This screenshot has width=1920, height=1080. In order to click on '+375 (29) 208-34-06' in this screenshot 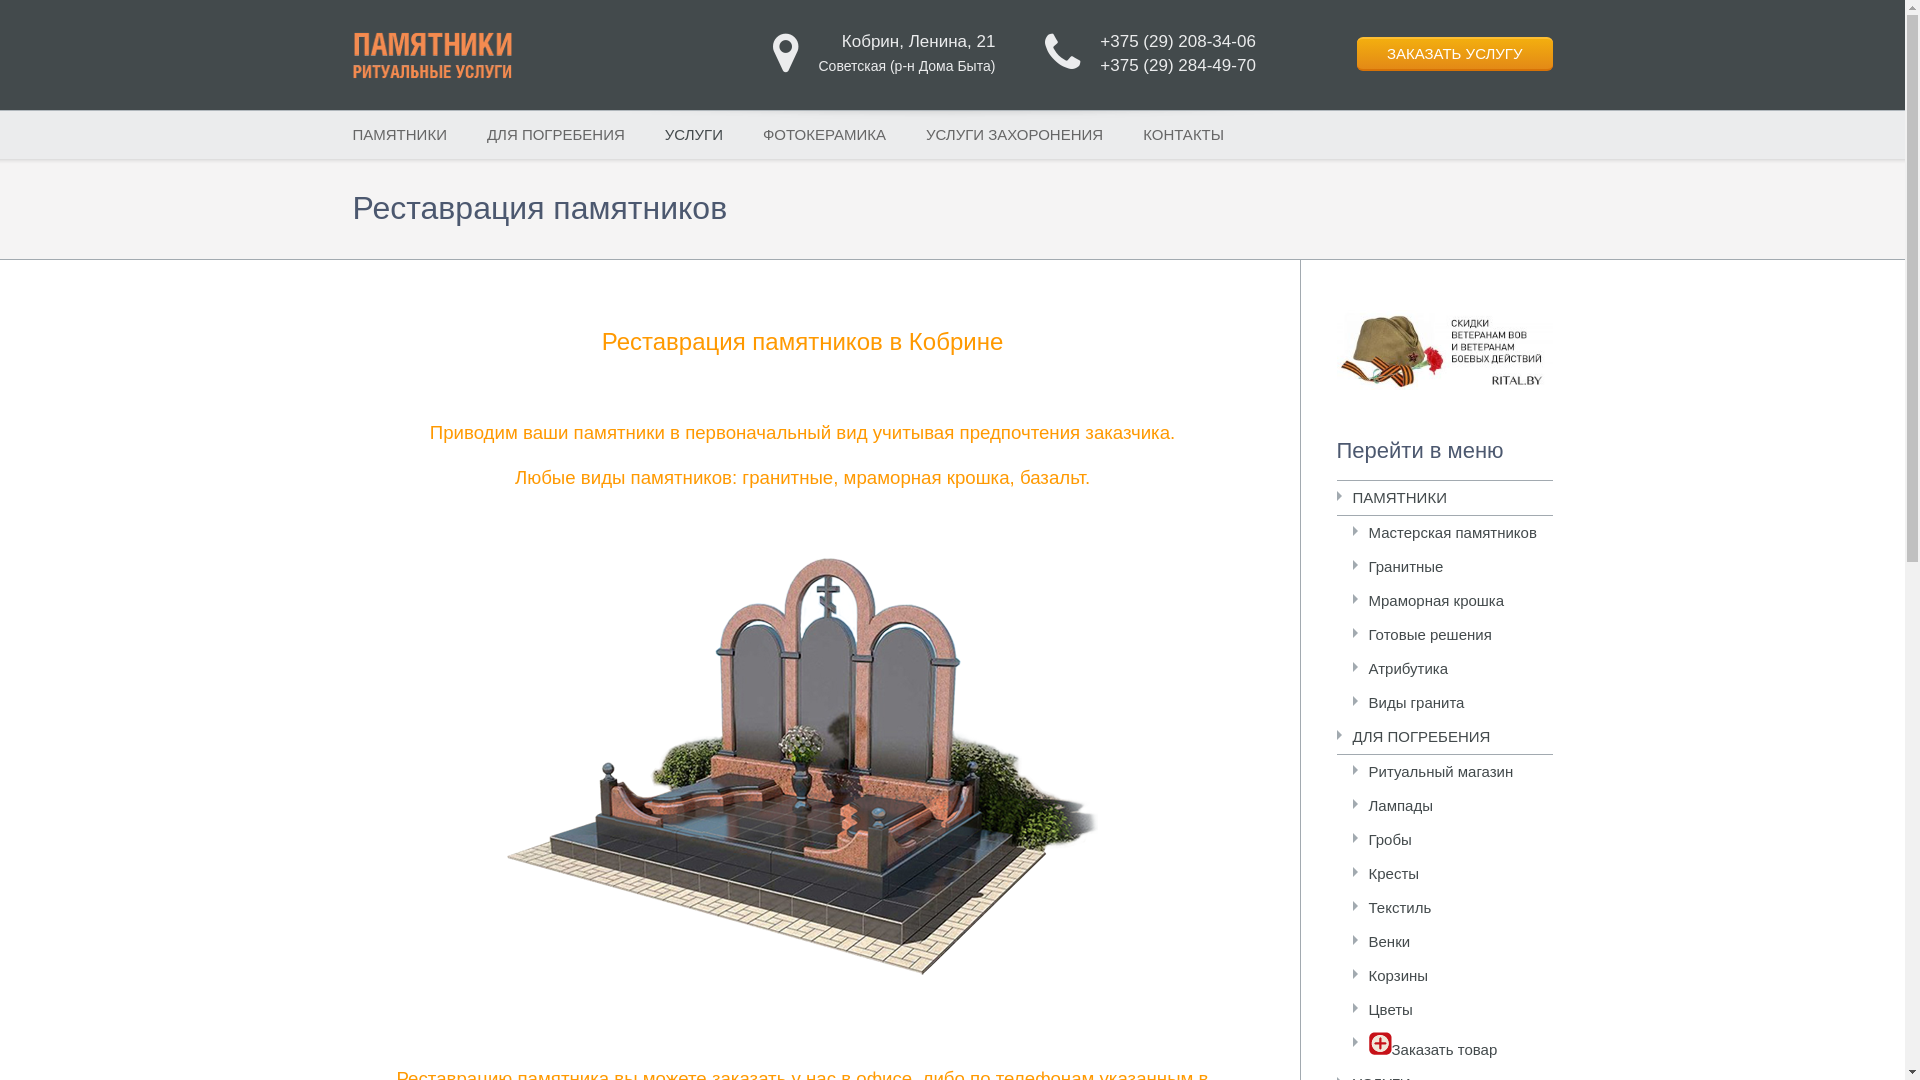, I will do `click(1177, 41)`.